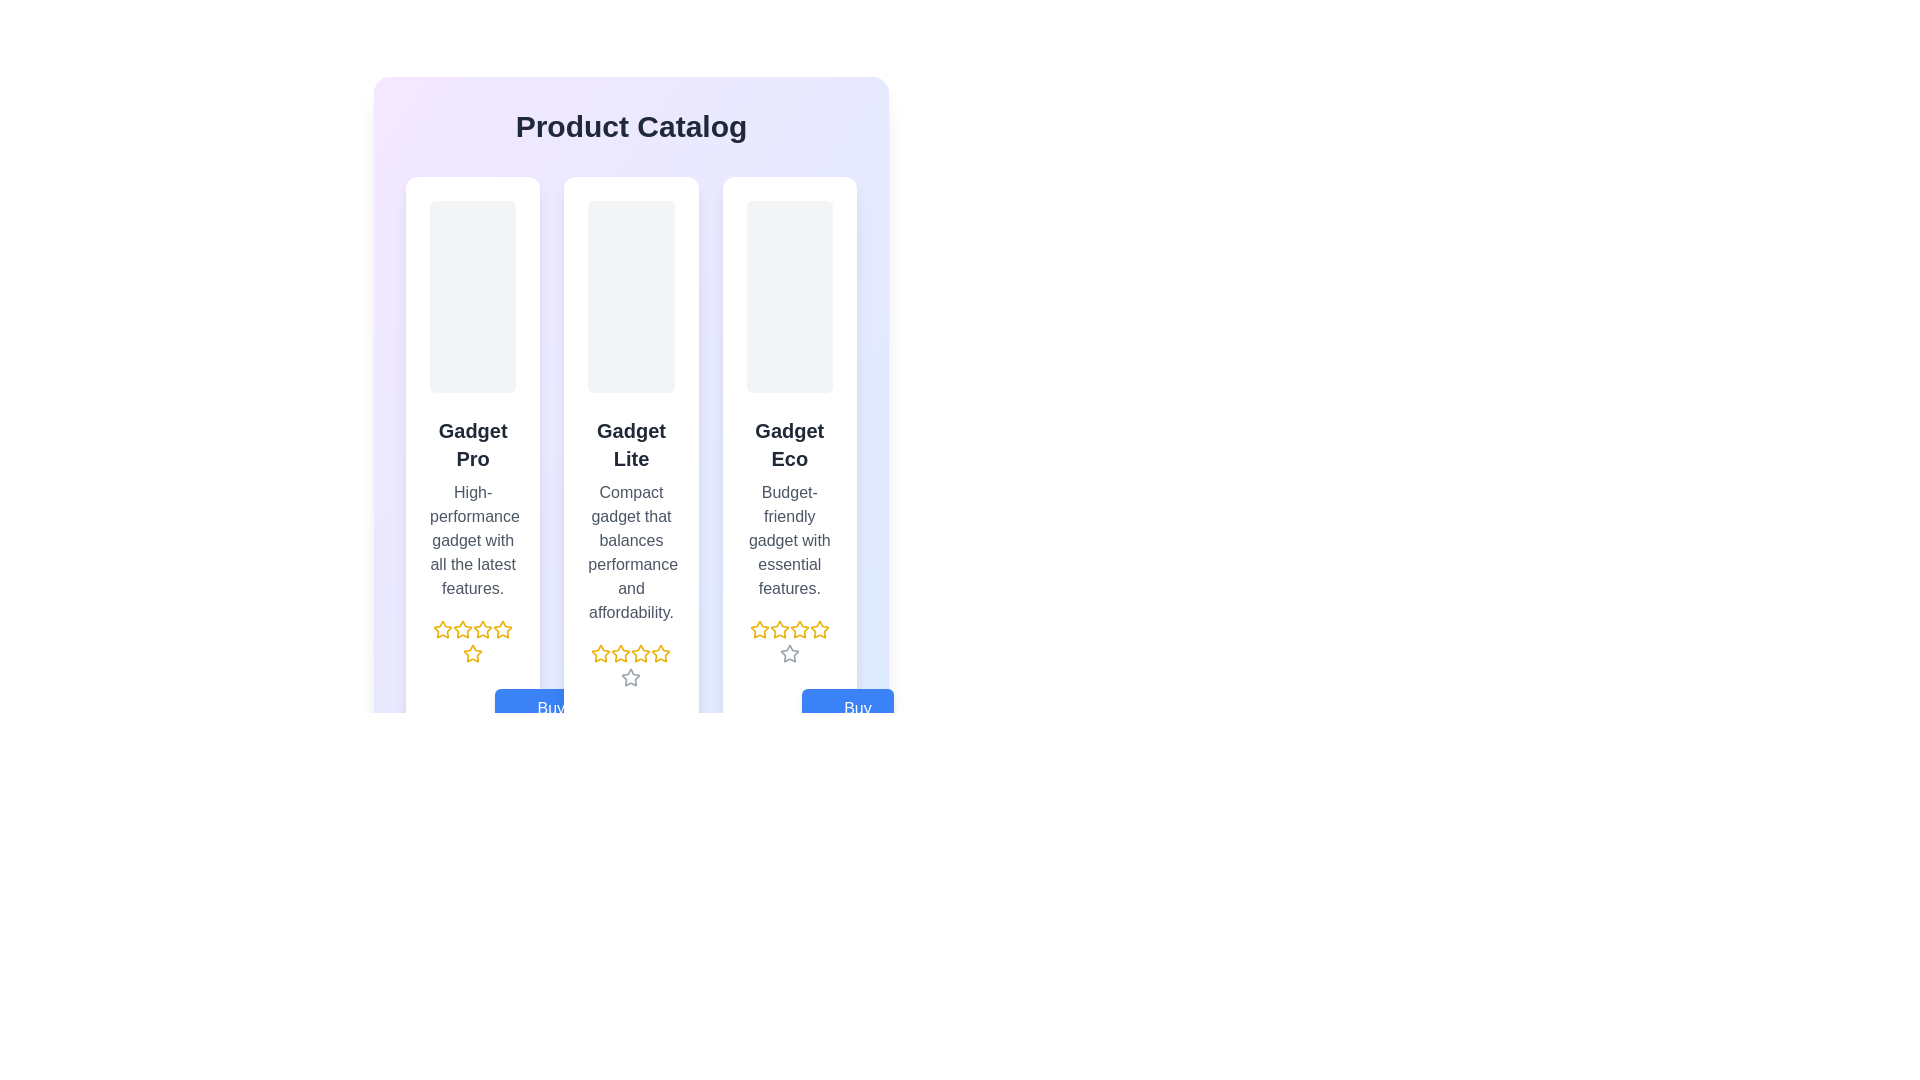 The height and width of the screenshot is (1080, 1920). I want to click on the second yellow outlined star icon in the rating section beneath the 'Gadget Lite' product description for interaction, so click(600, 653).